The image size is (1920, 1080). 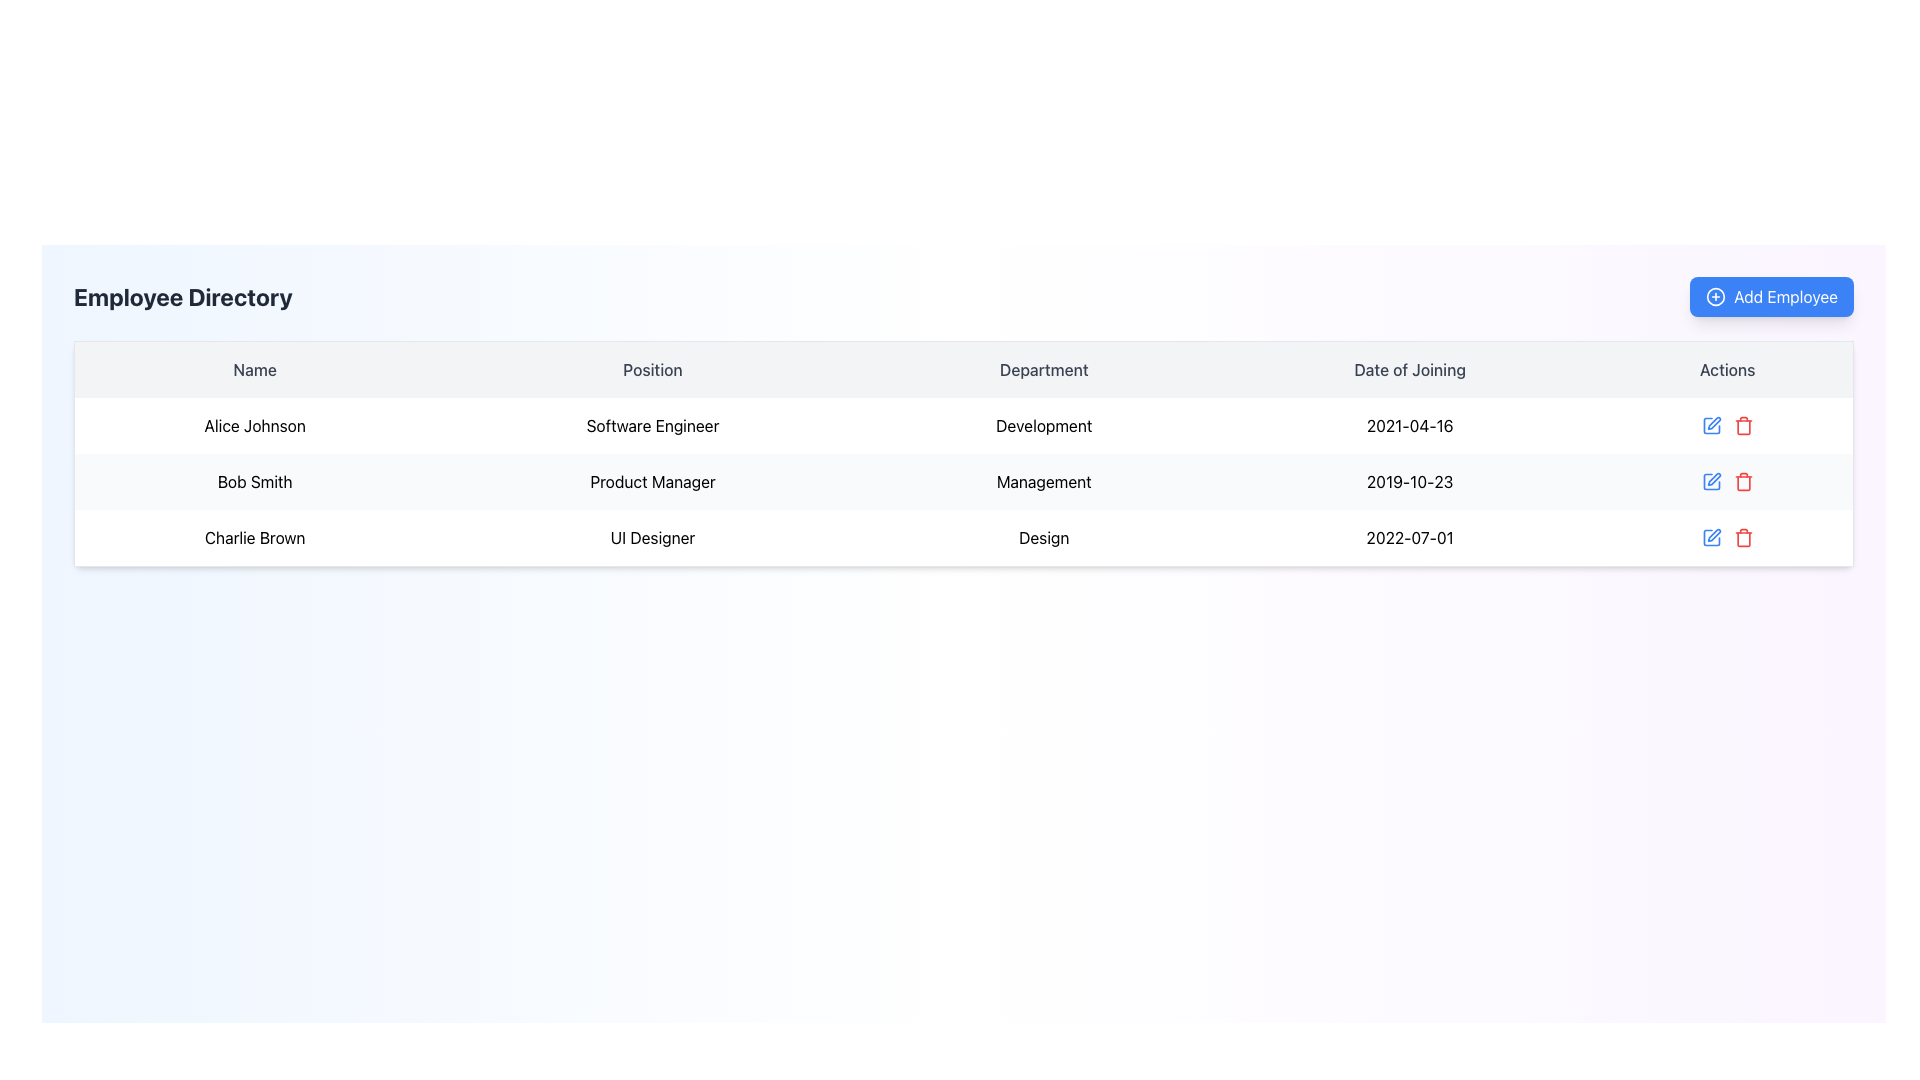 What do you see at coordinates (1742, 483) in the screenshot?
I see `the main body of the trash can icon in the 'Actions' column for 'Bob Smith' in the employee directory` at bounding box center [1742, 483].